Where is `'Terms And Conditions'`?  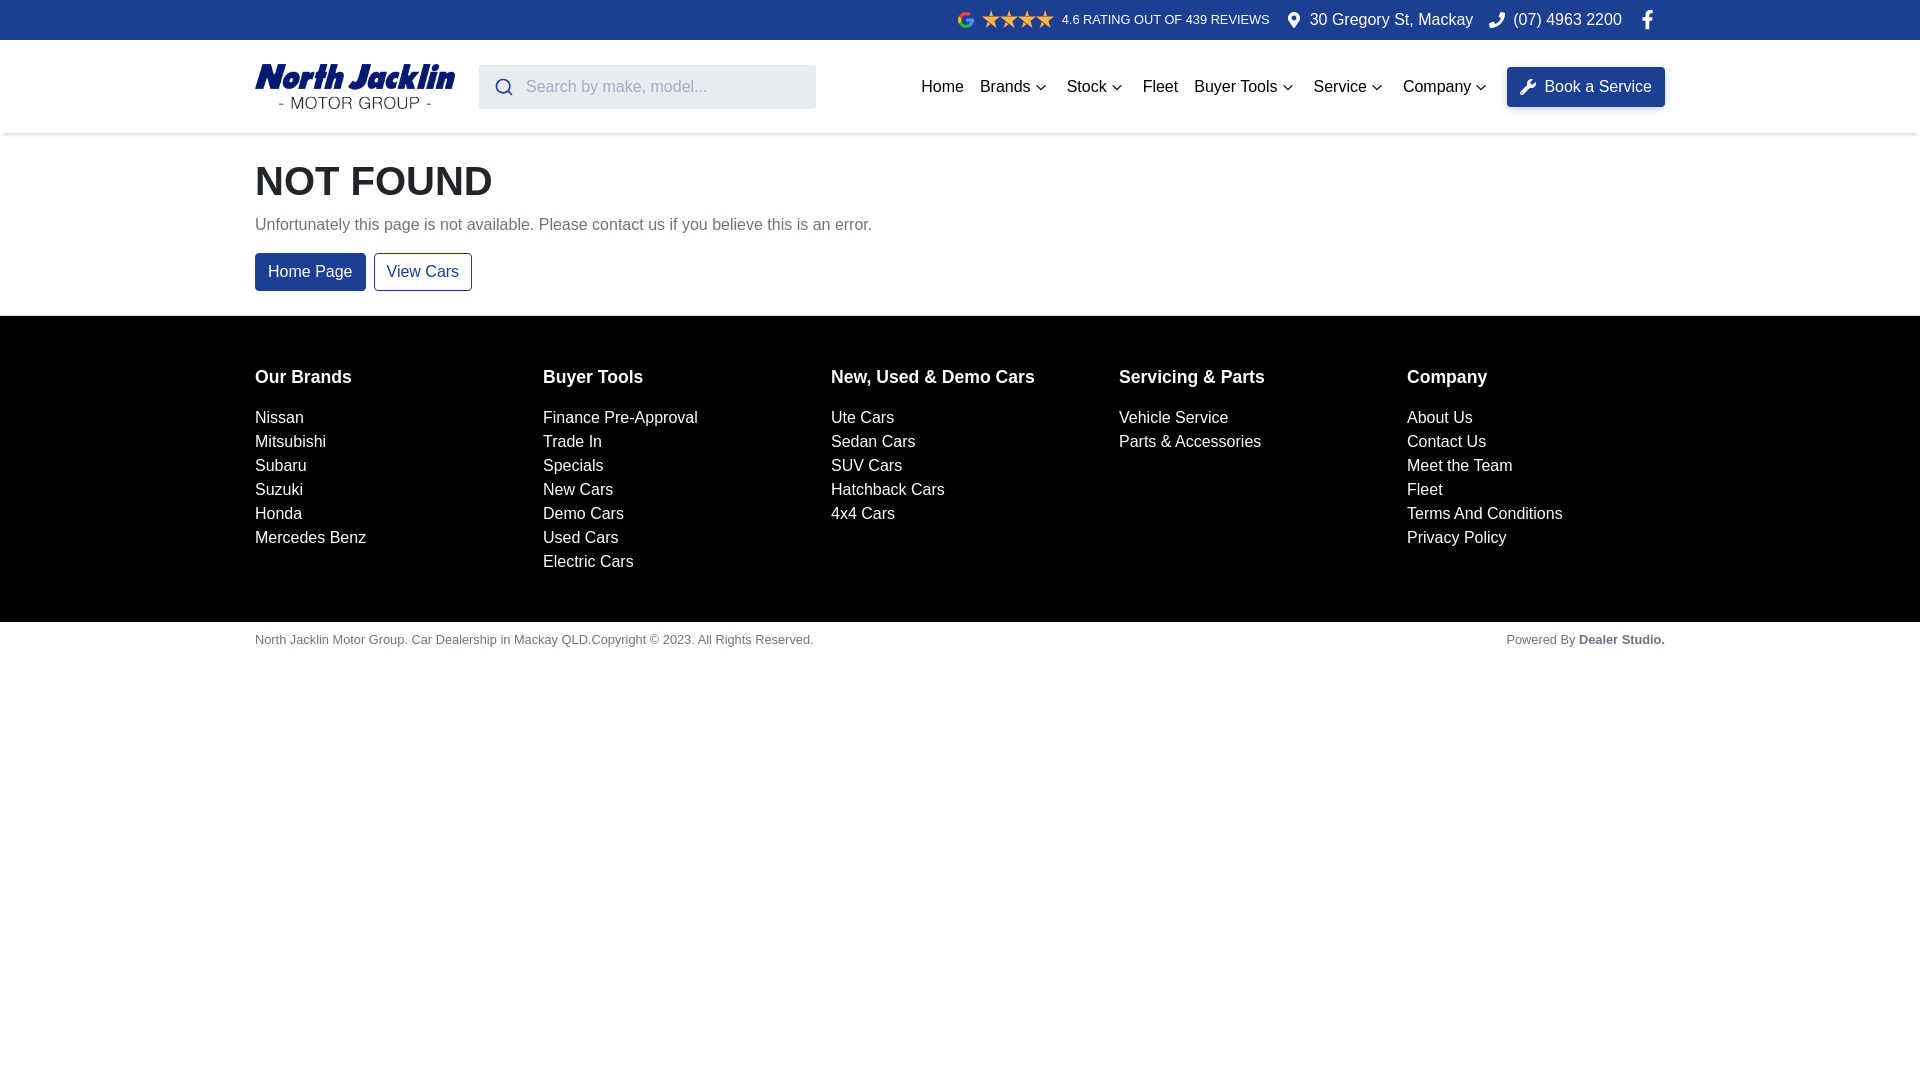 'Terms And Conditions' is located at coordinates (1484, 512).